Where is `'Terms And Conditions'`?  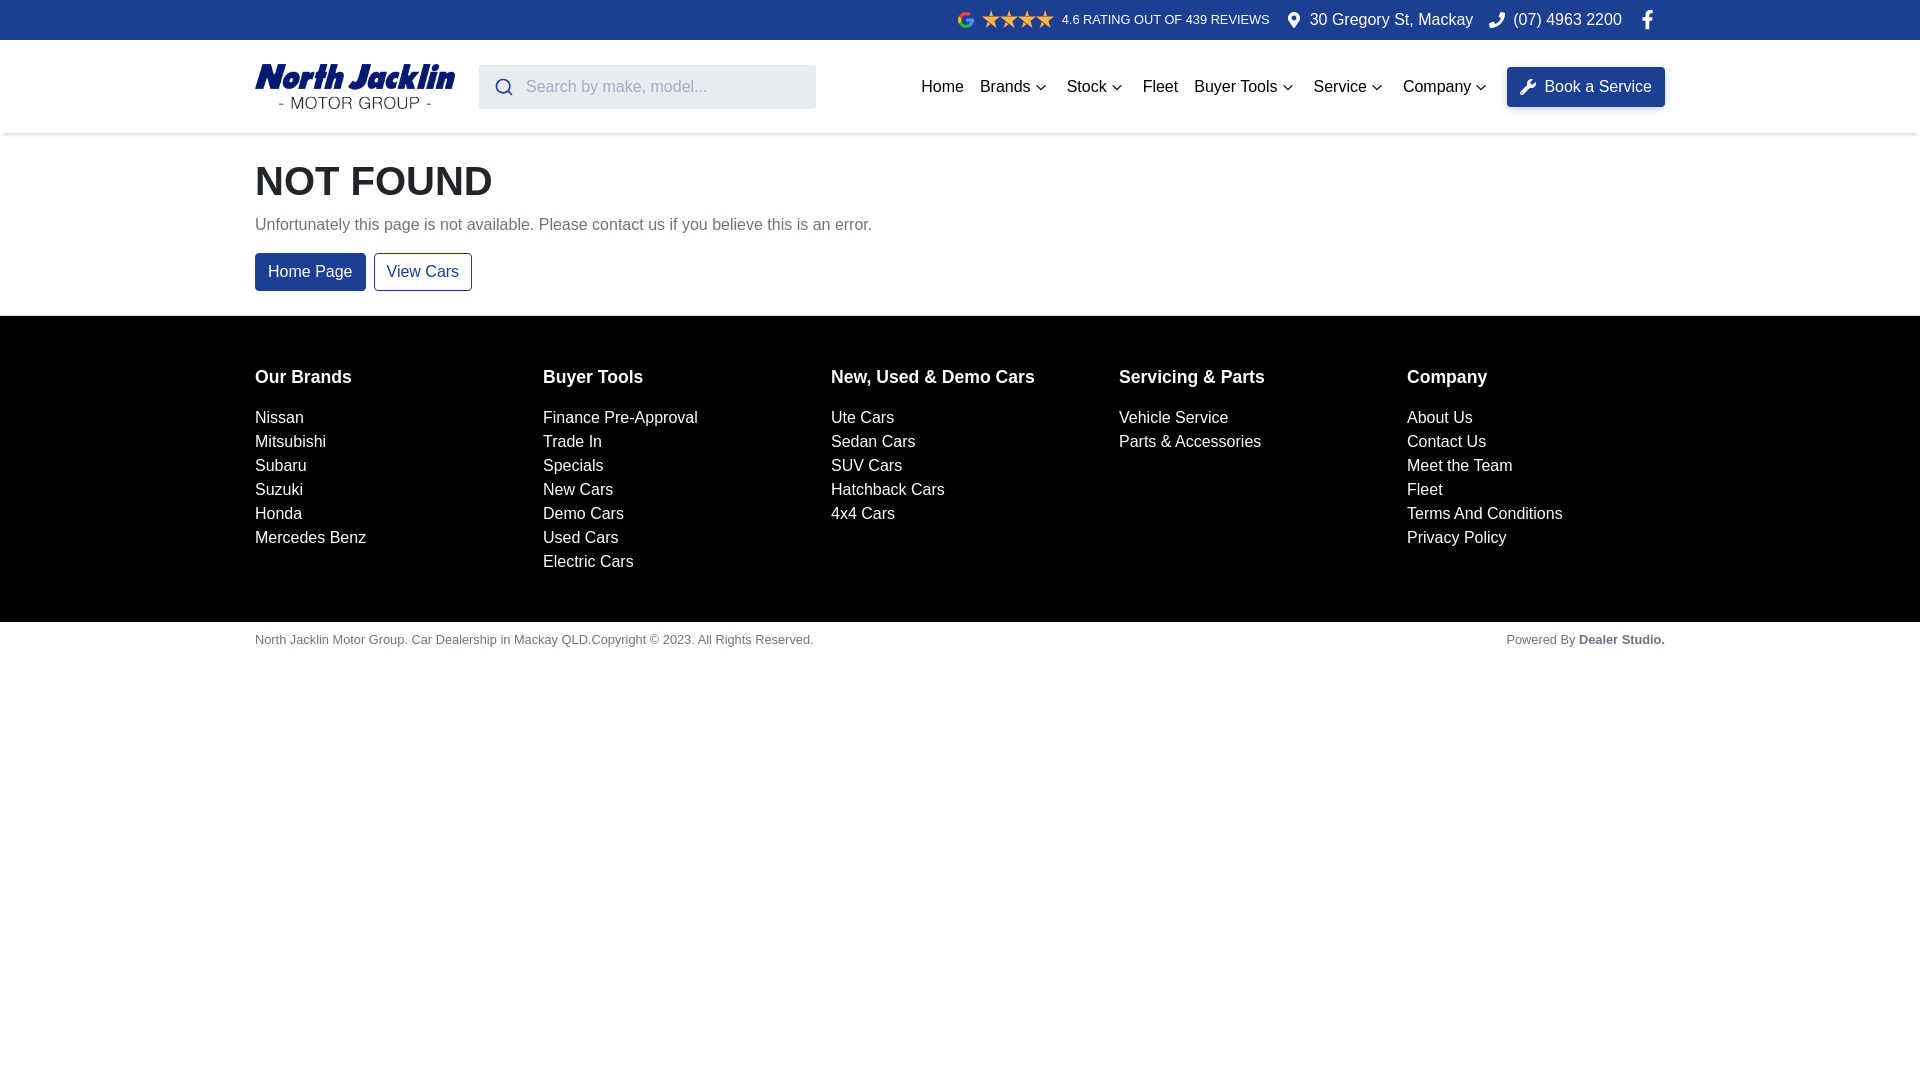 'Terms And Conditions' is located at coordinates (1484, 512).